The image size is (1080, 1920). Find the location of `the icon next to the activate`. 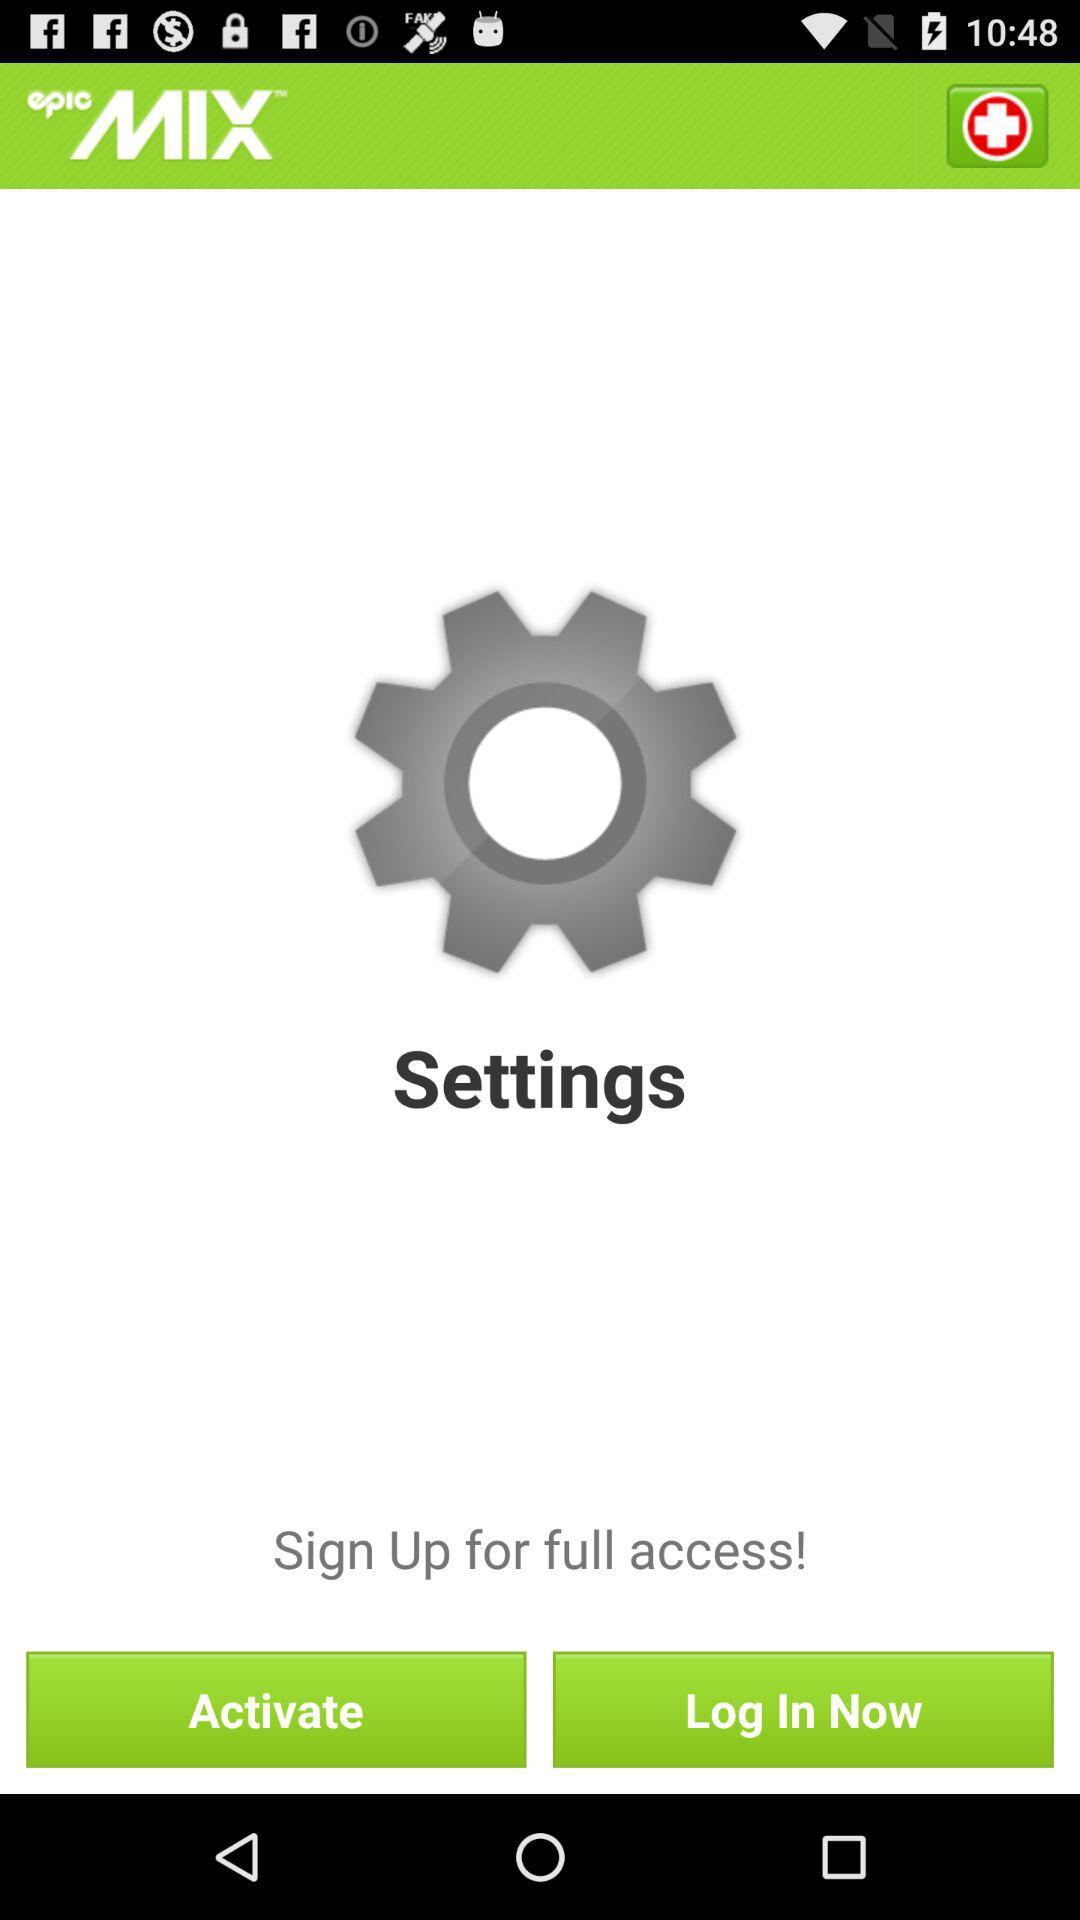

the icon next to the activate is located at coordinates (802, 1708).